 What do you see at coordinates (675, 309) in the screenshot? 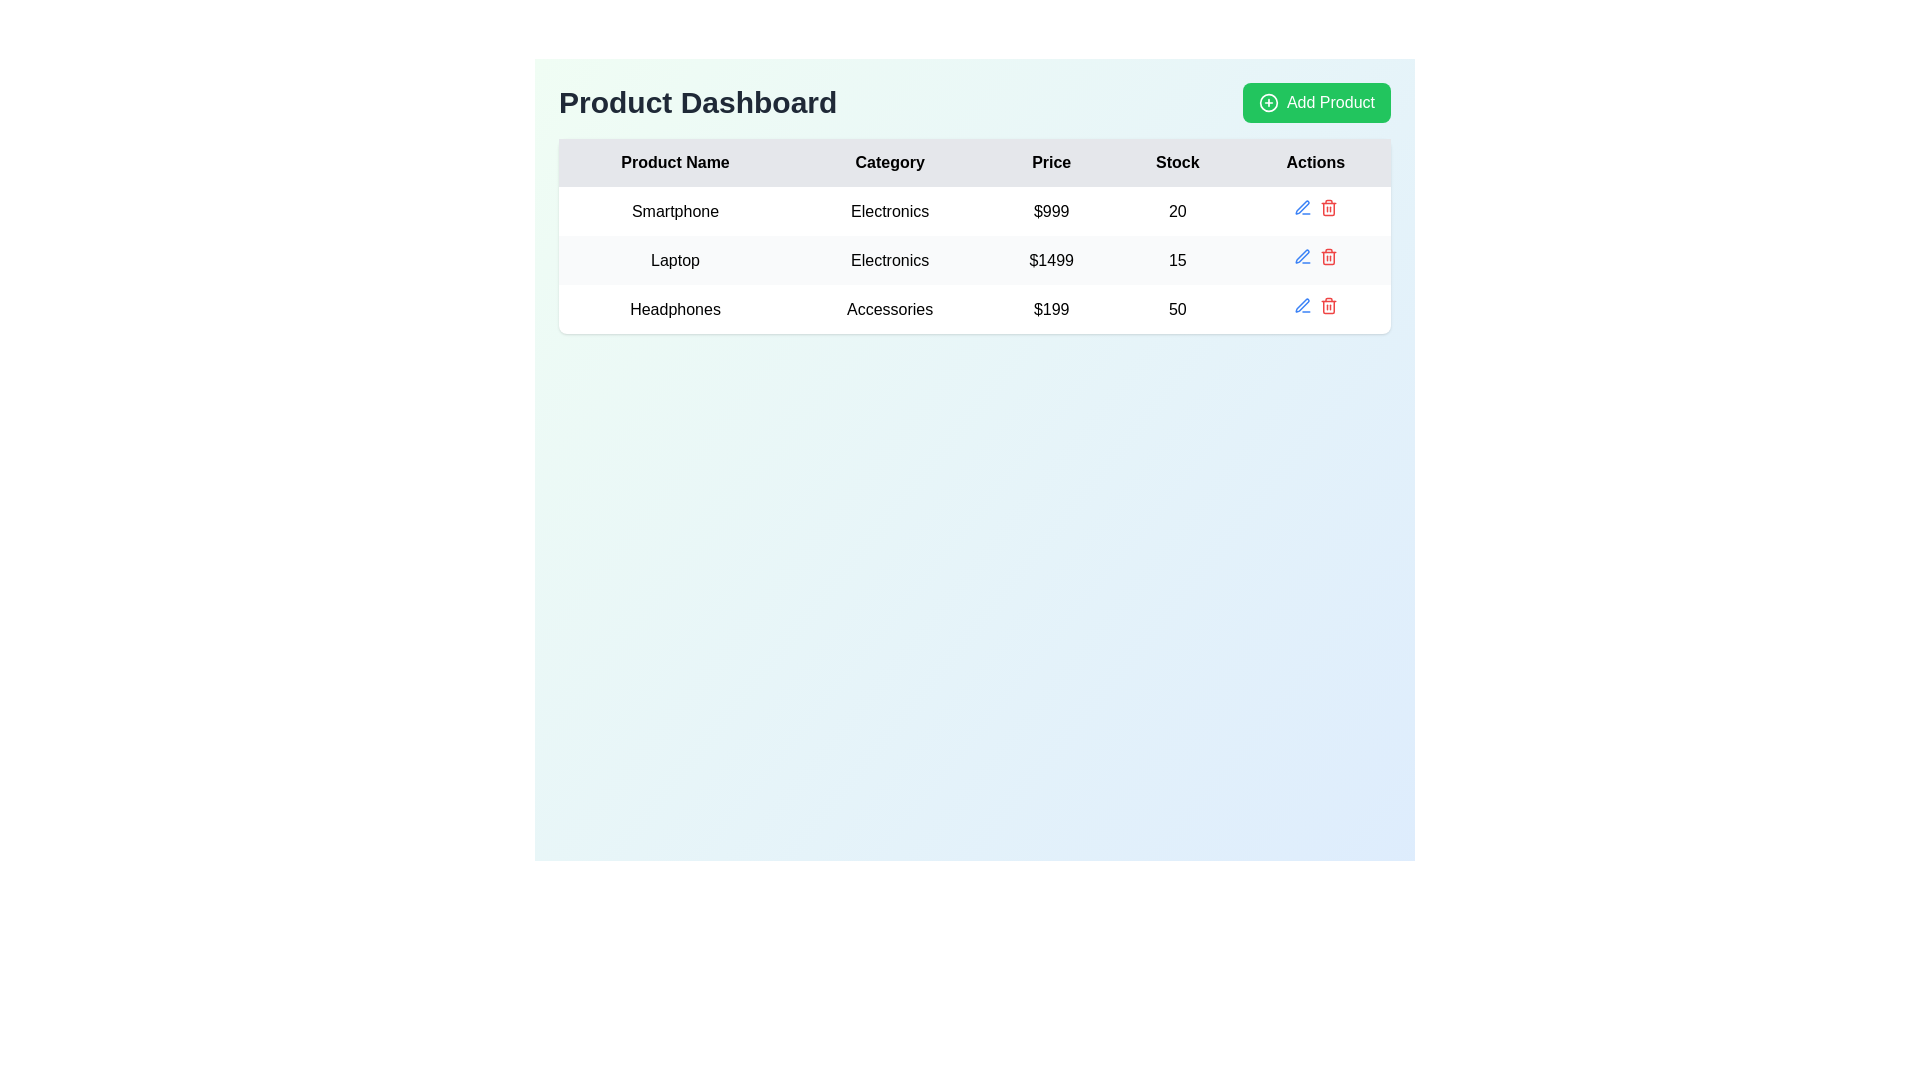
I see `the 'Product Name' label in the third row of the Product Dashboard` at bounding box center [675, 309].